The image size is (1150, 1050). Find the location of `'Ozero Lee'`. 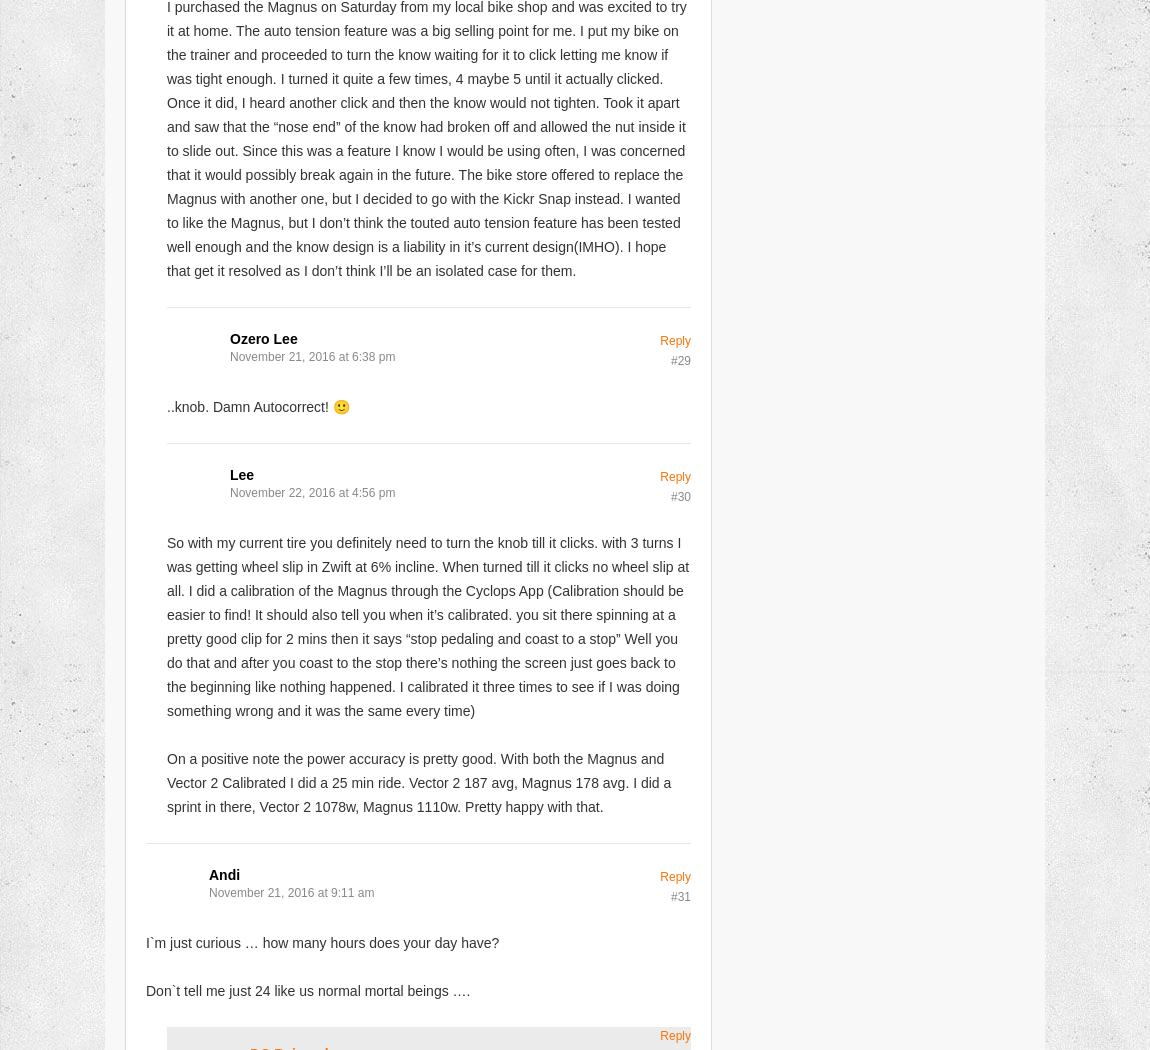

'Ozero Lee' is located at coordinates (262, 337).